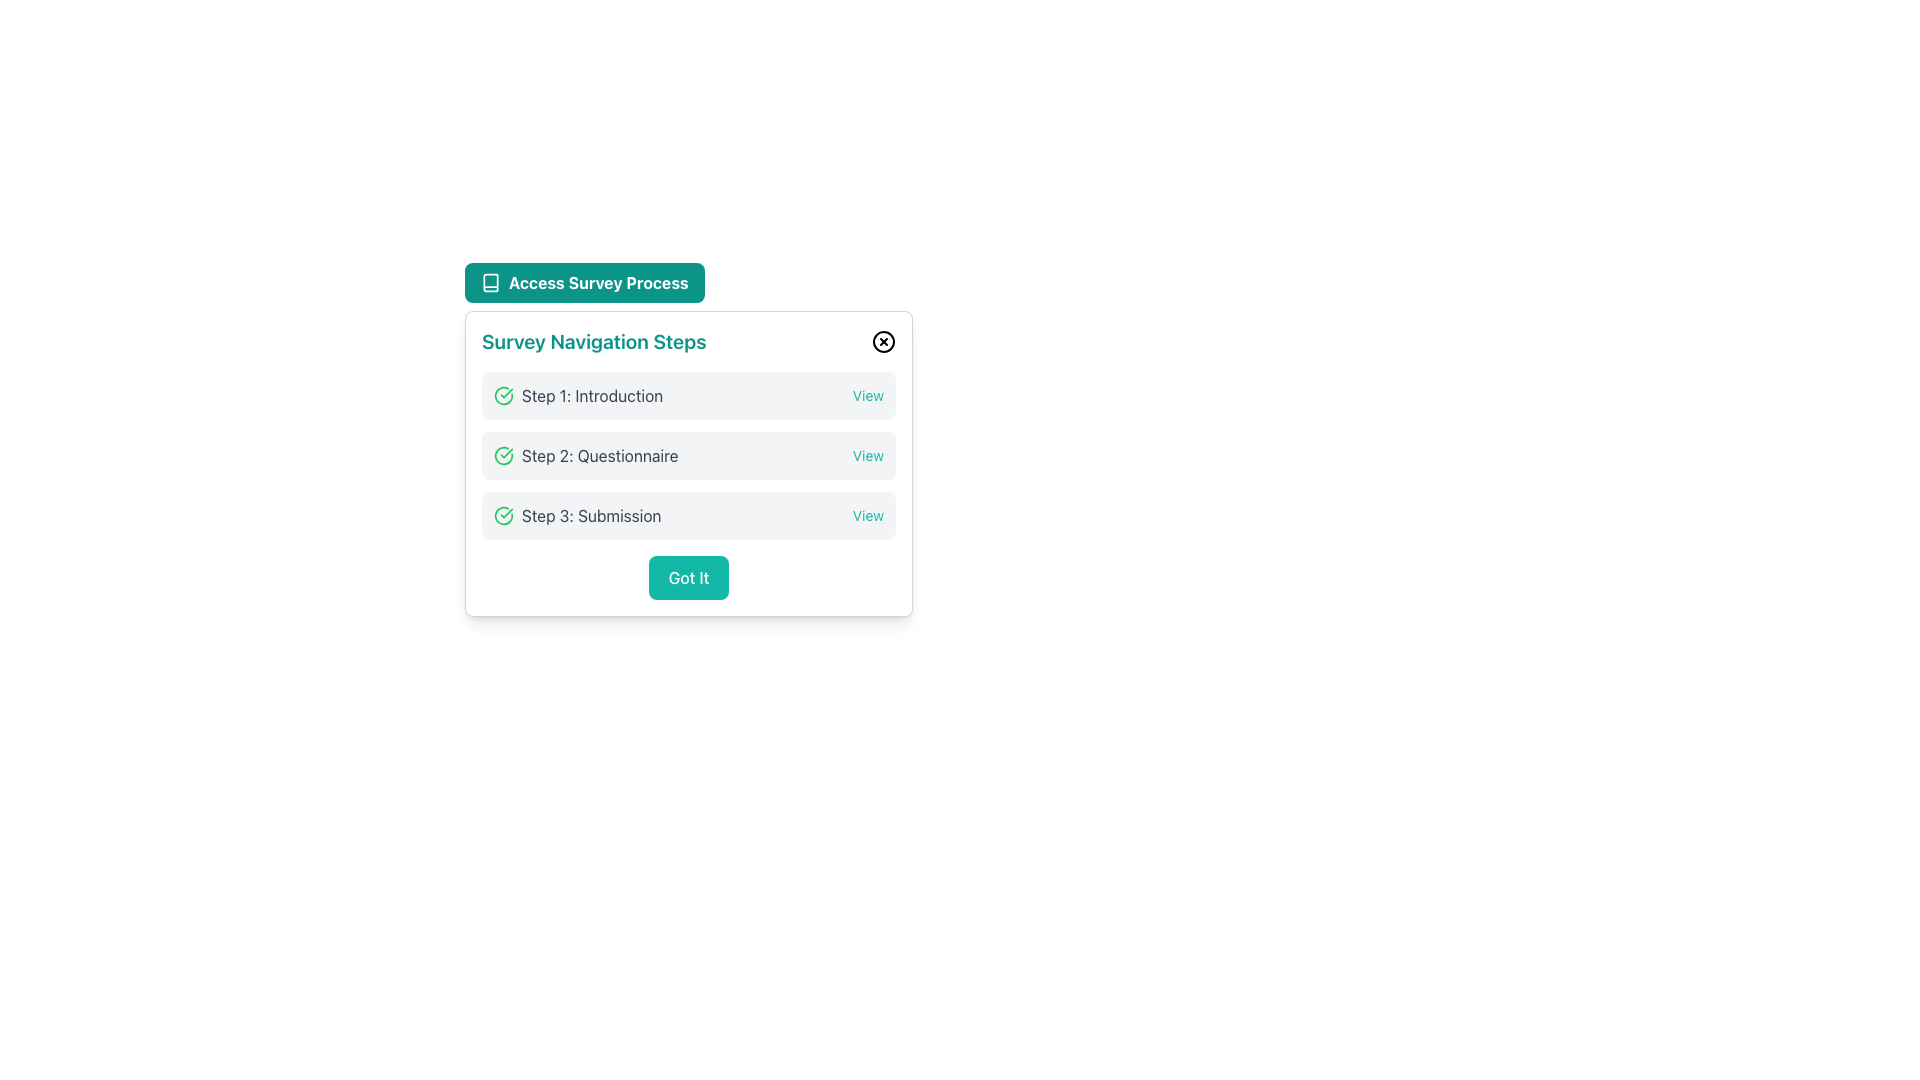 This screenshot has width=1920, height=1080. What do you see at coordinates (868, 396) in the screenshot?
I see `the text link located in the 'Step 1: Introduction' row to underline it` at bounding box center [868, 396].